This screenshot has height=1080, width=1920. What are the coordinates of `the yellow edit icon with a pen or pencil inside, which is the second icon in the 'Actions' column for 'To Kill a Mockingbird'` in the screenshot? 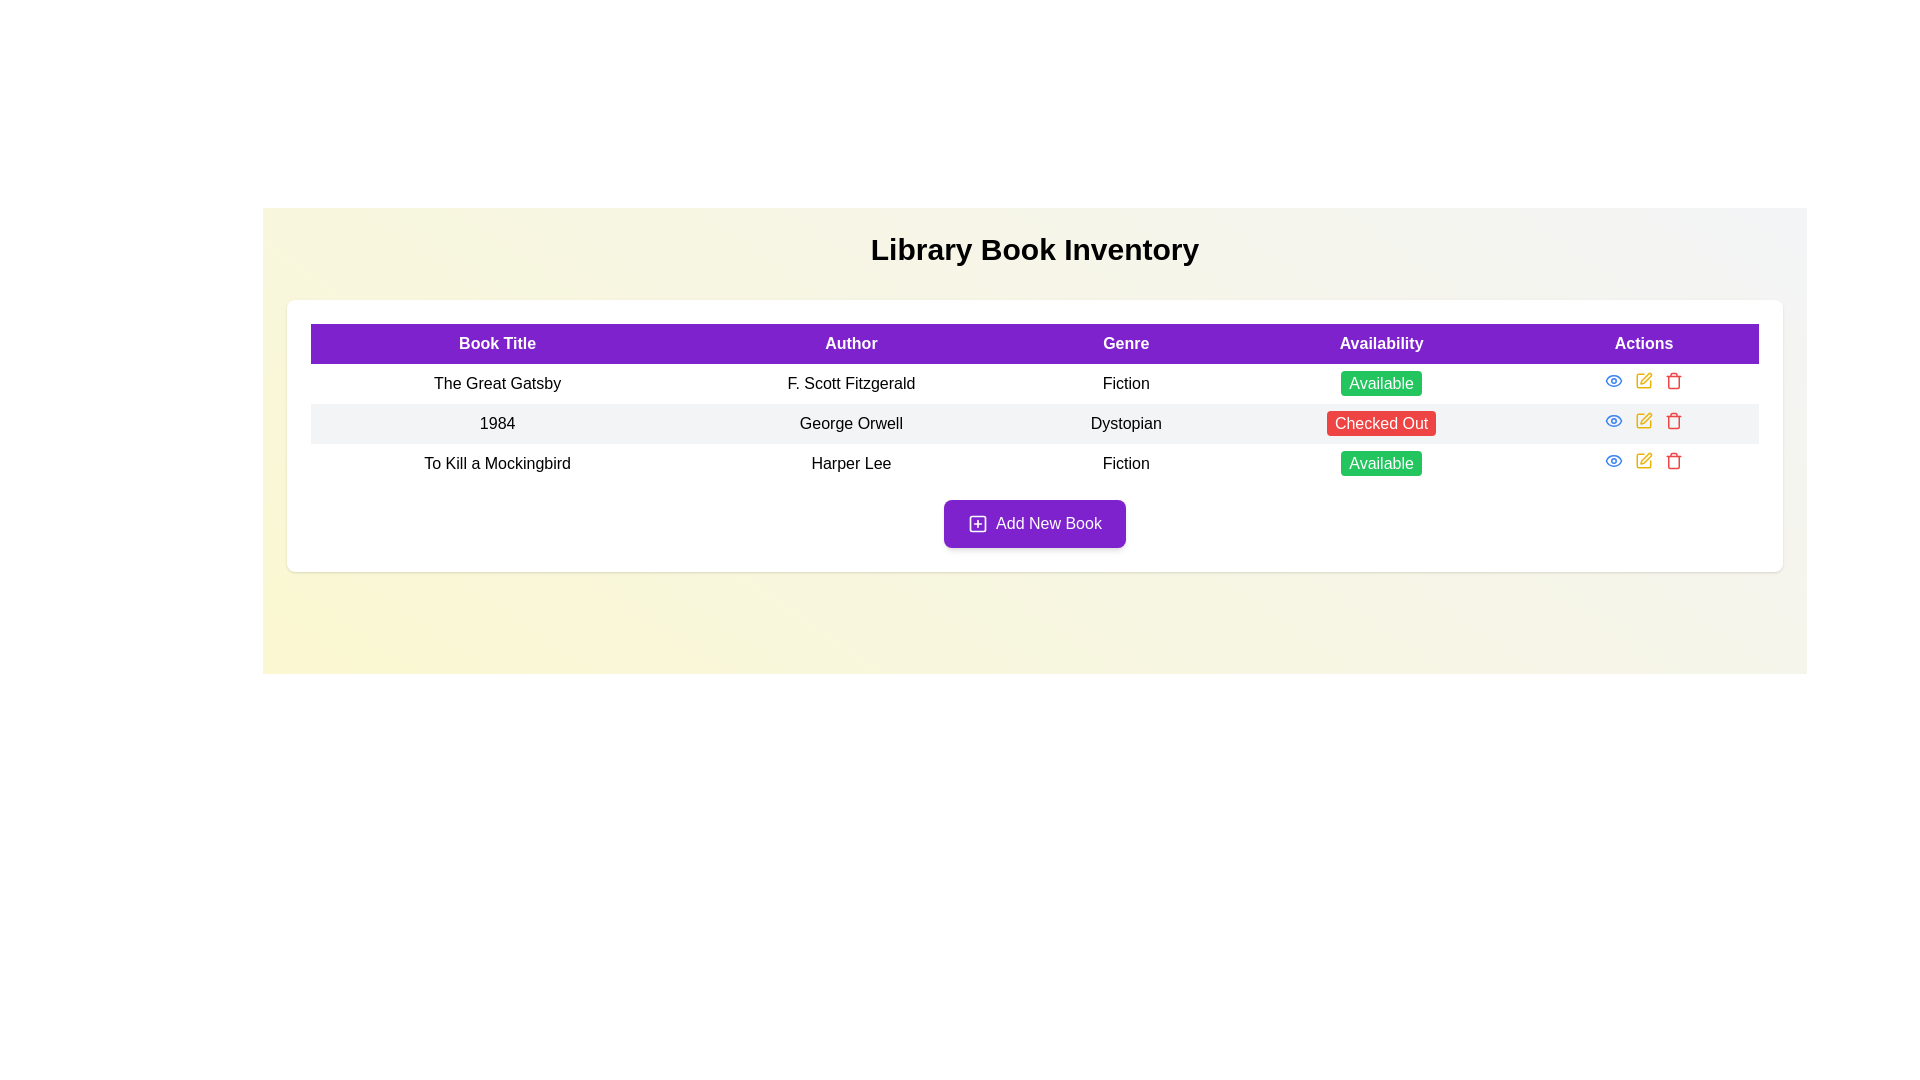 It's located at (1644, 461).